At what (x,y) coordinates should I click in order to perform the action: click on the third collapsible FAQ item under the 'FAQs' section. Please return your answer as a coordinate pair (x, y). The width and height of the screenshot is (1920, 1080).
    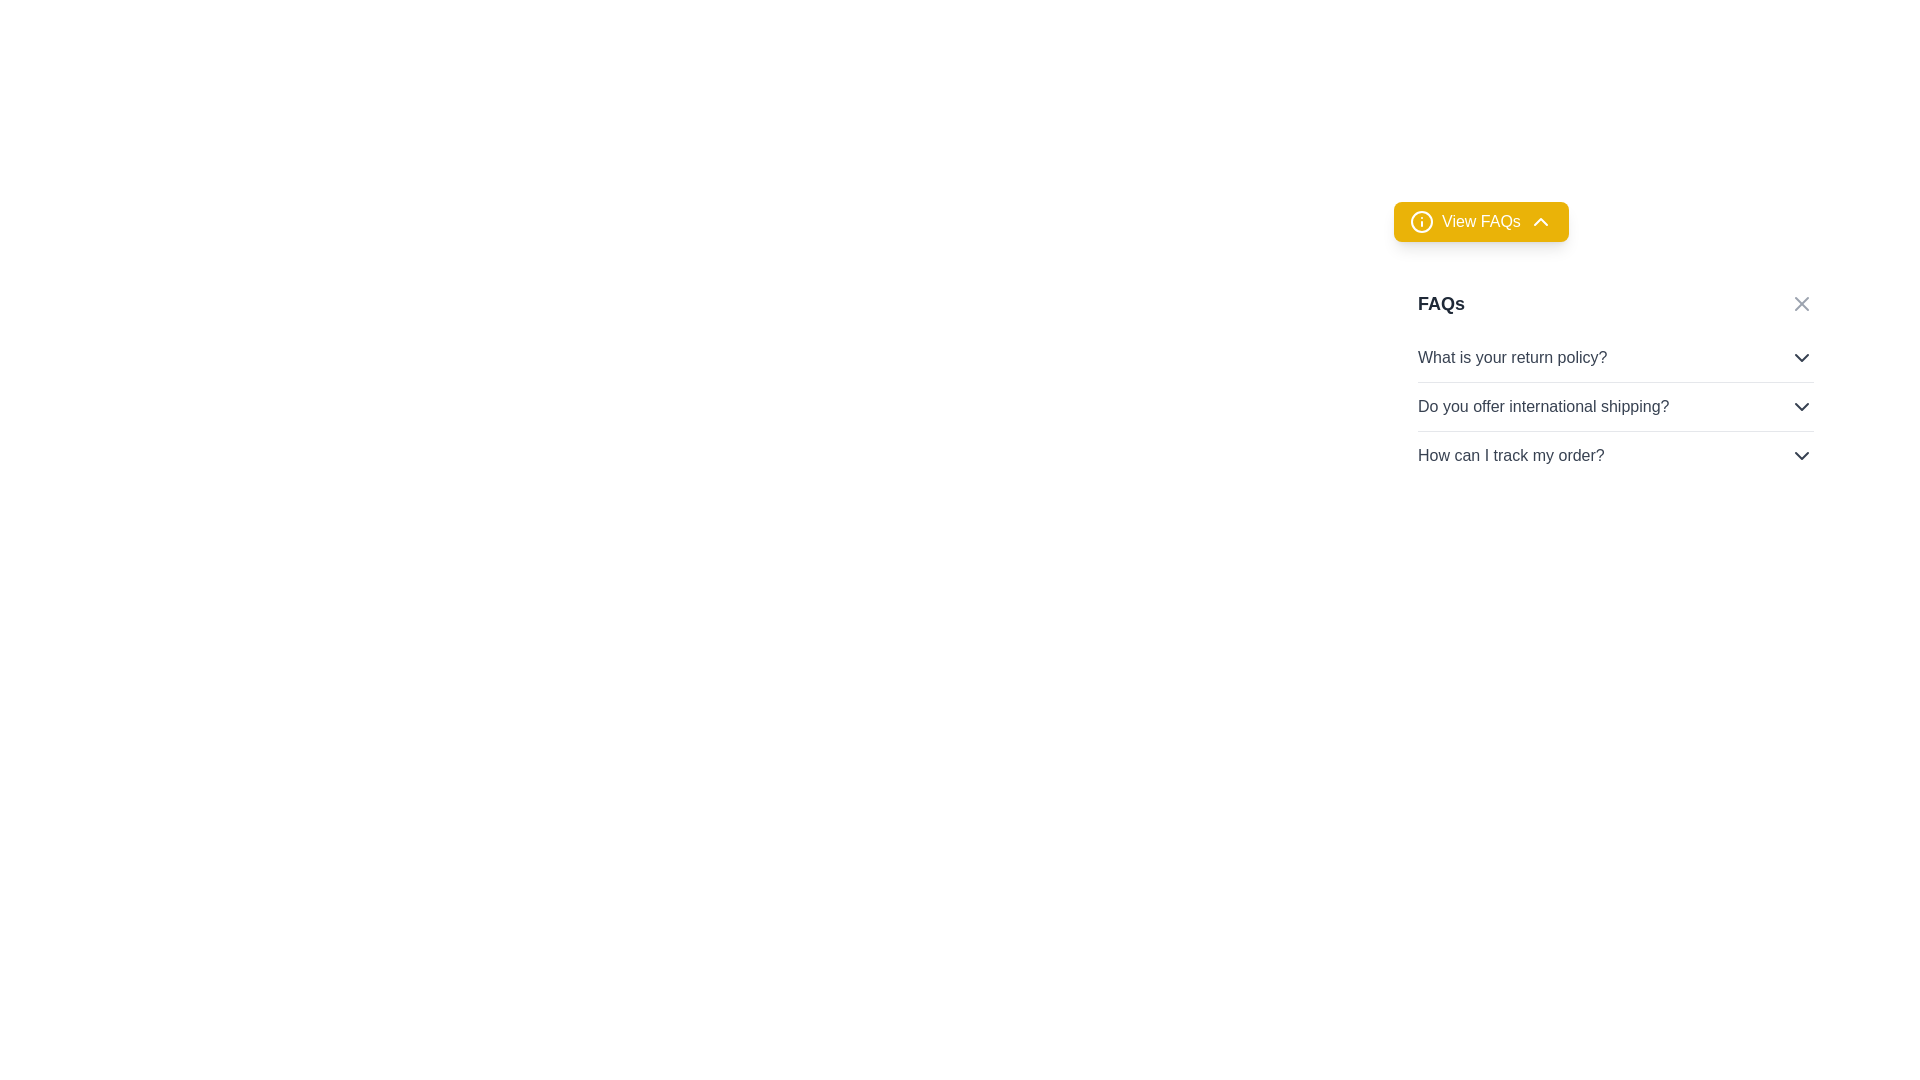
    Looking at the image, I should click on (1616, 455).